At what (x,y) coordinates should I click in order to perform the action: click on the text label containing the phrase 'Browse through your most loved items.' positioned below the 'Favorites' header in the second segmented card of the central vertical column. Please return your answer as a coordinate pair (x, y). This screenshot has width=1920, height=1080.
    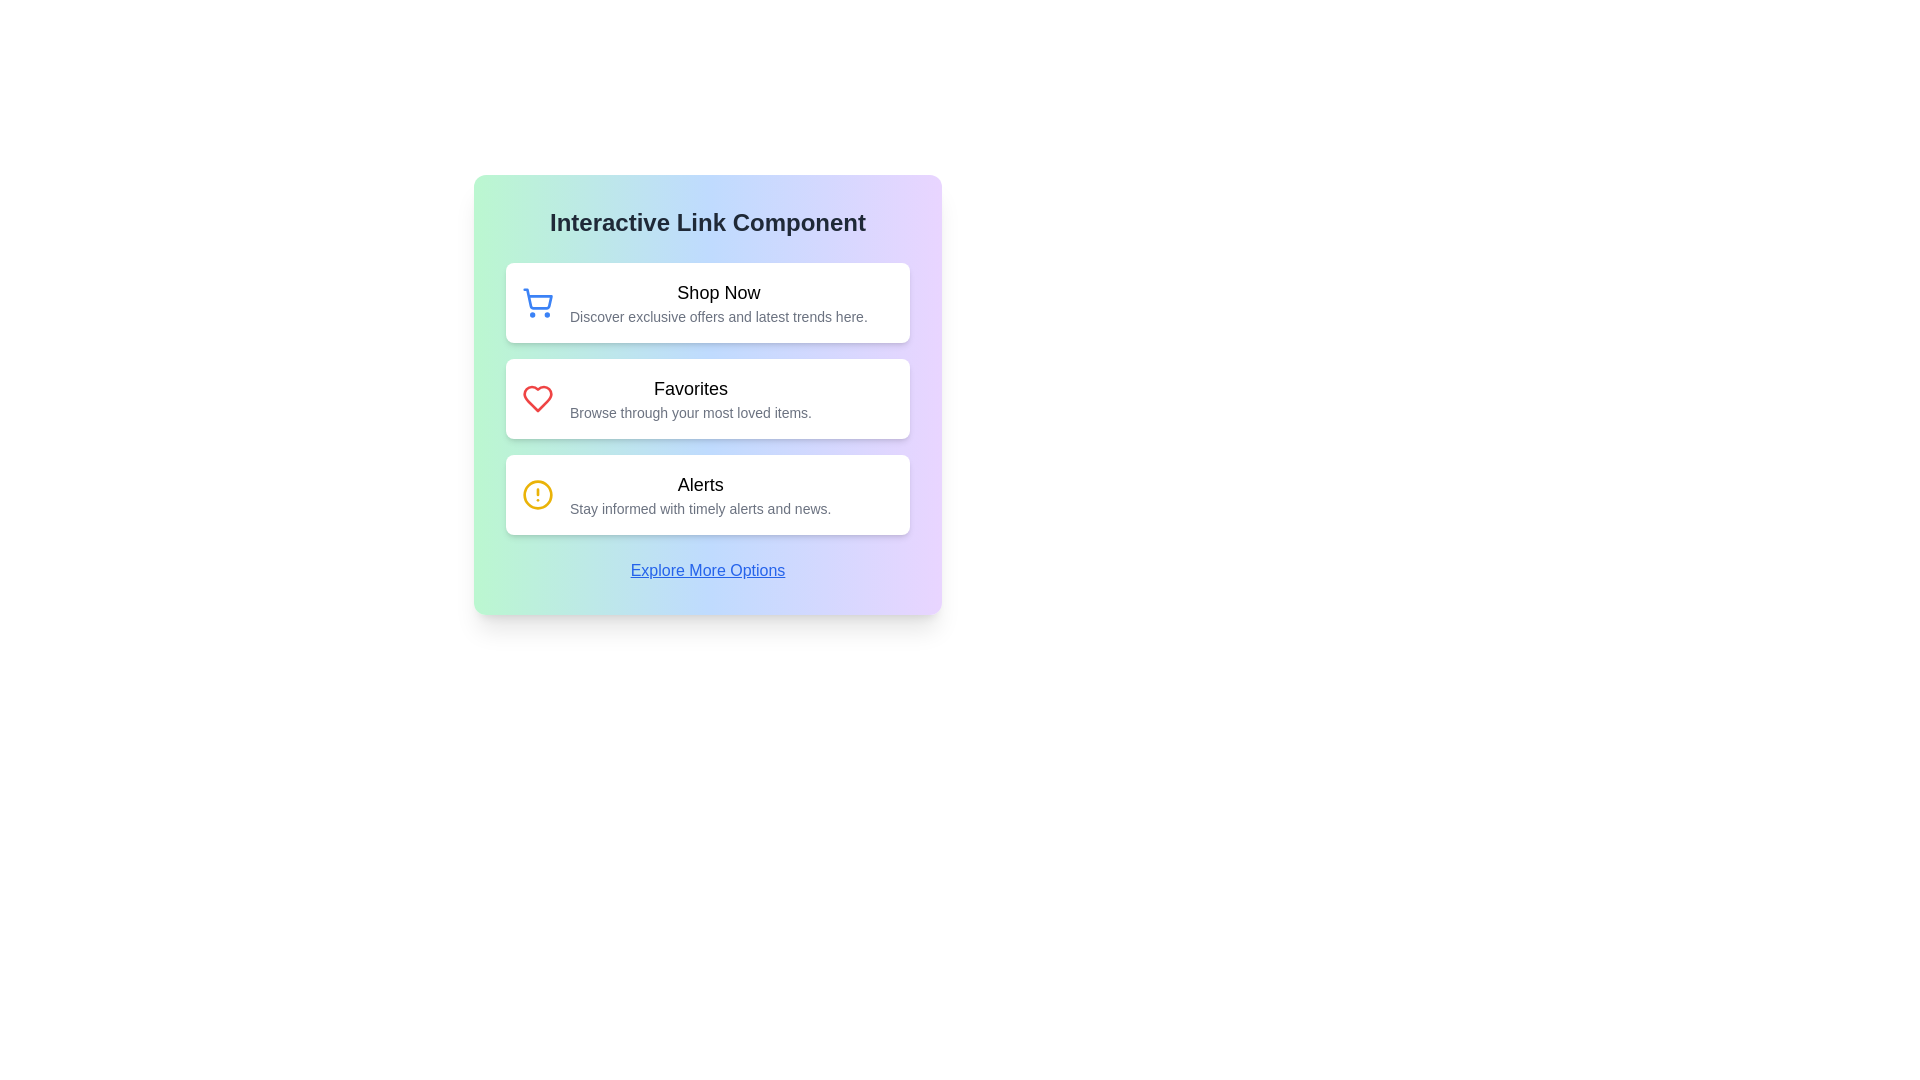
    Looking at the image, I should click on (691, 411).